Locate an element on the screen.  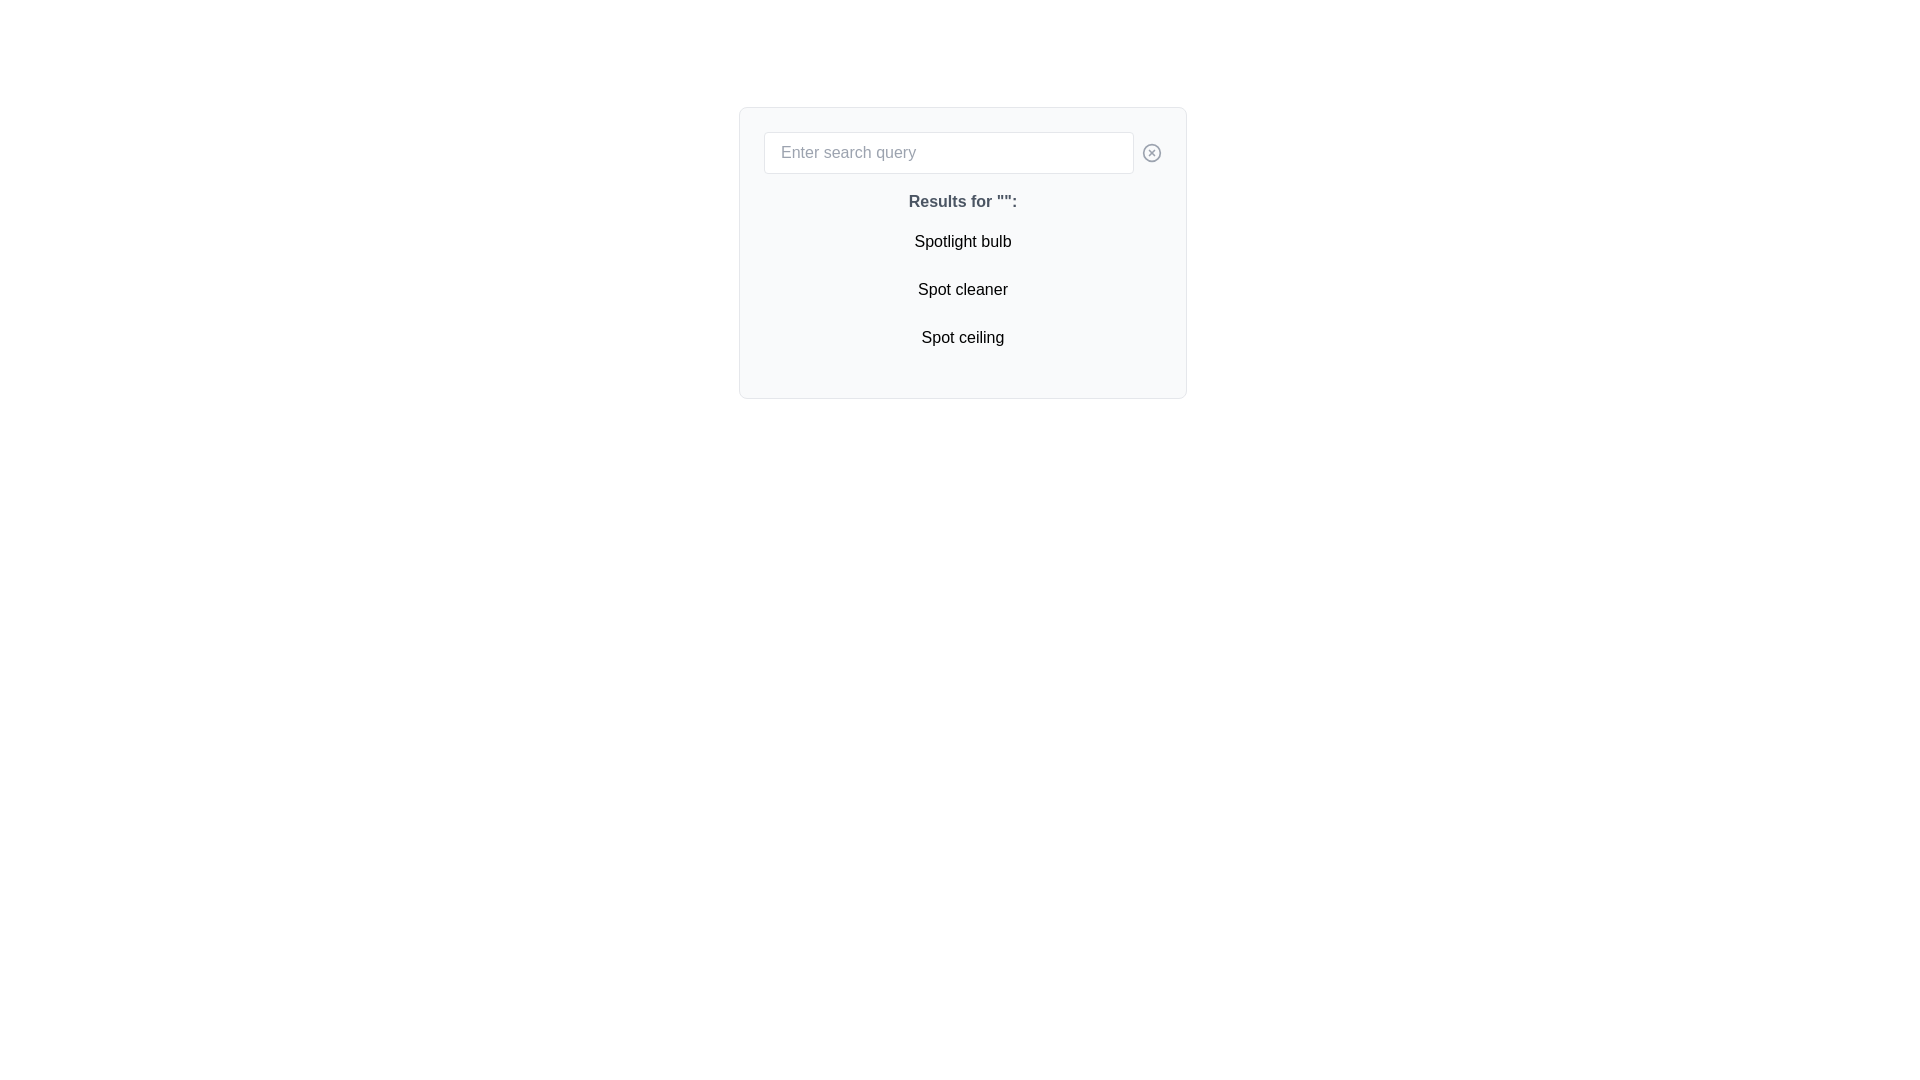
the word 'Spot ceiling' by clicking on the first character of the text element located at the bottom of the results list under 'Results for ""' is located at coordinates (925, 336).